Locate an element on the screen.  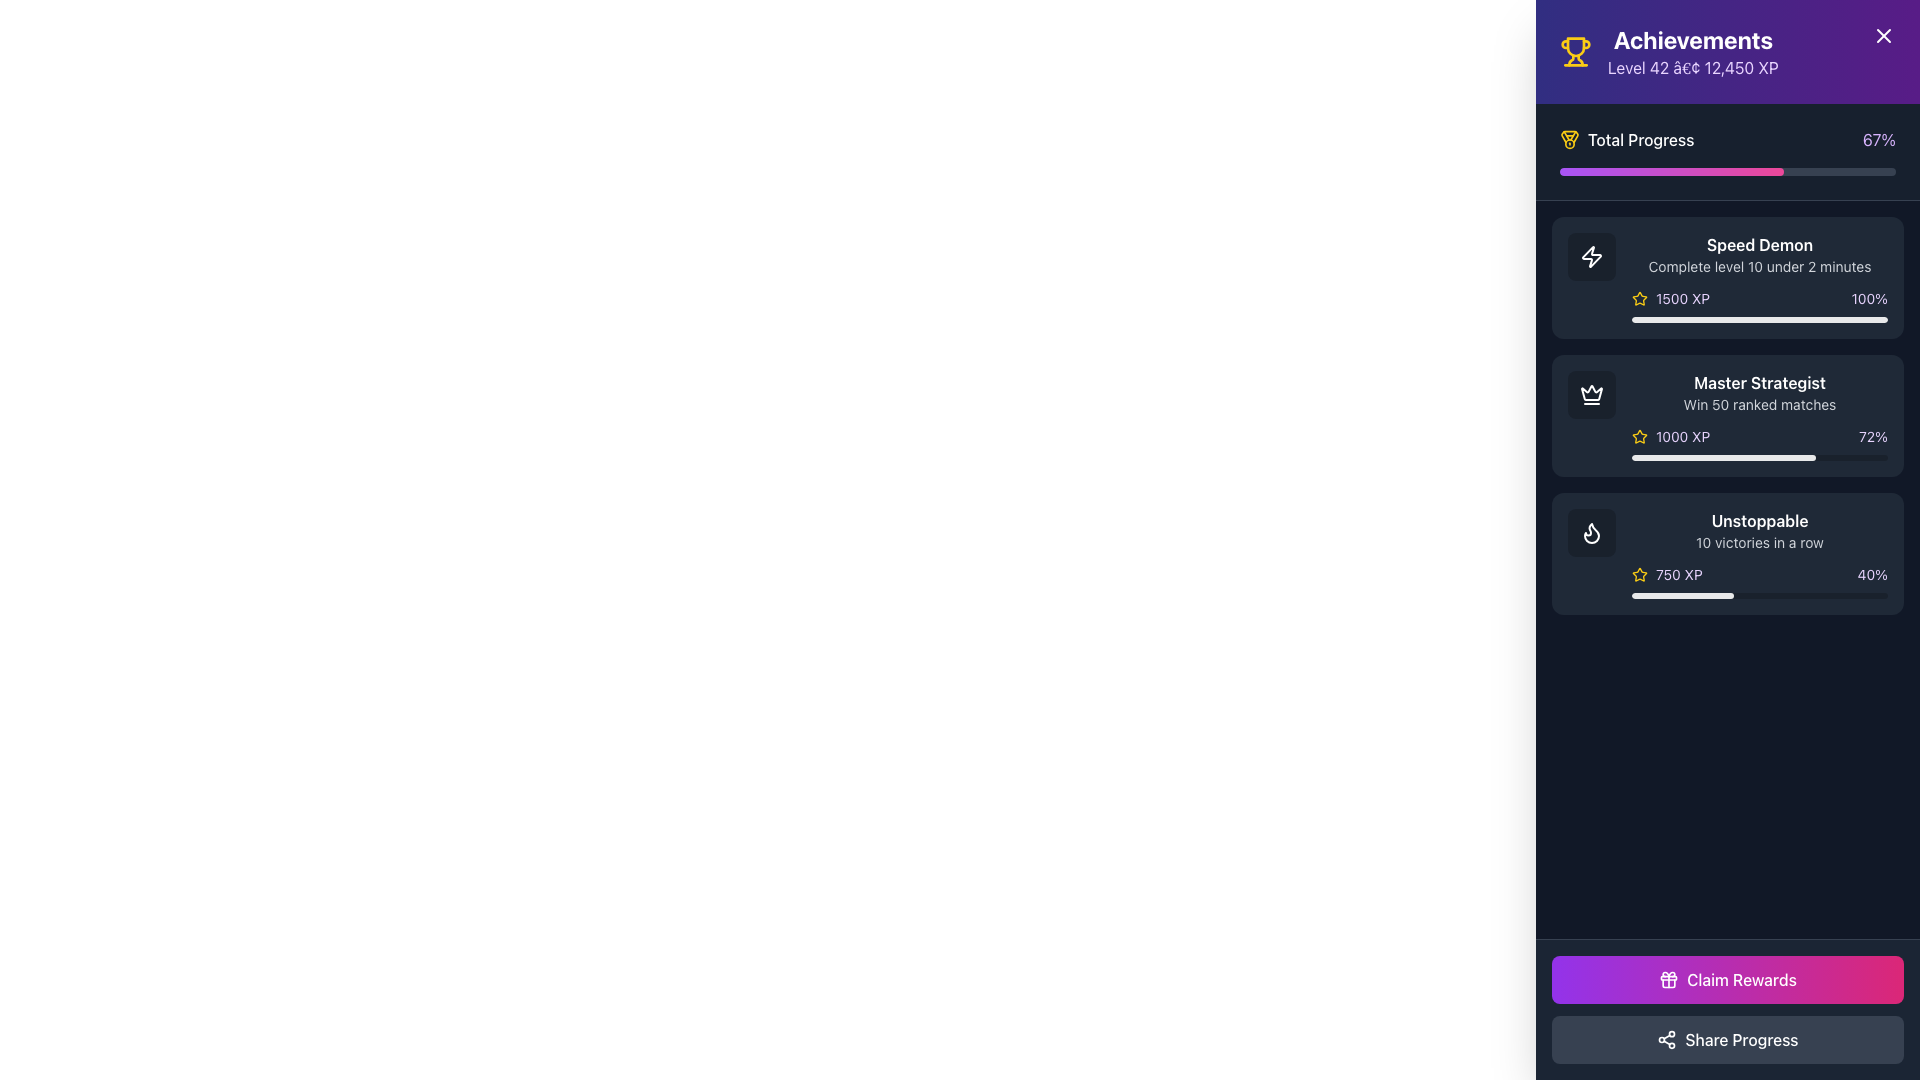
the Decorative label with a gold medal-shaped icon and the text 'Total Progress', located under the 'Achievements' header in the sidebar is located at coordinates (1627, 138).